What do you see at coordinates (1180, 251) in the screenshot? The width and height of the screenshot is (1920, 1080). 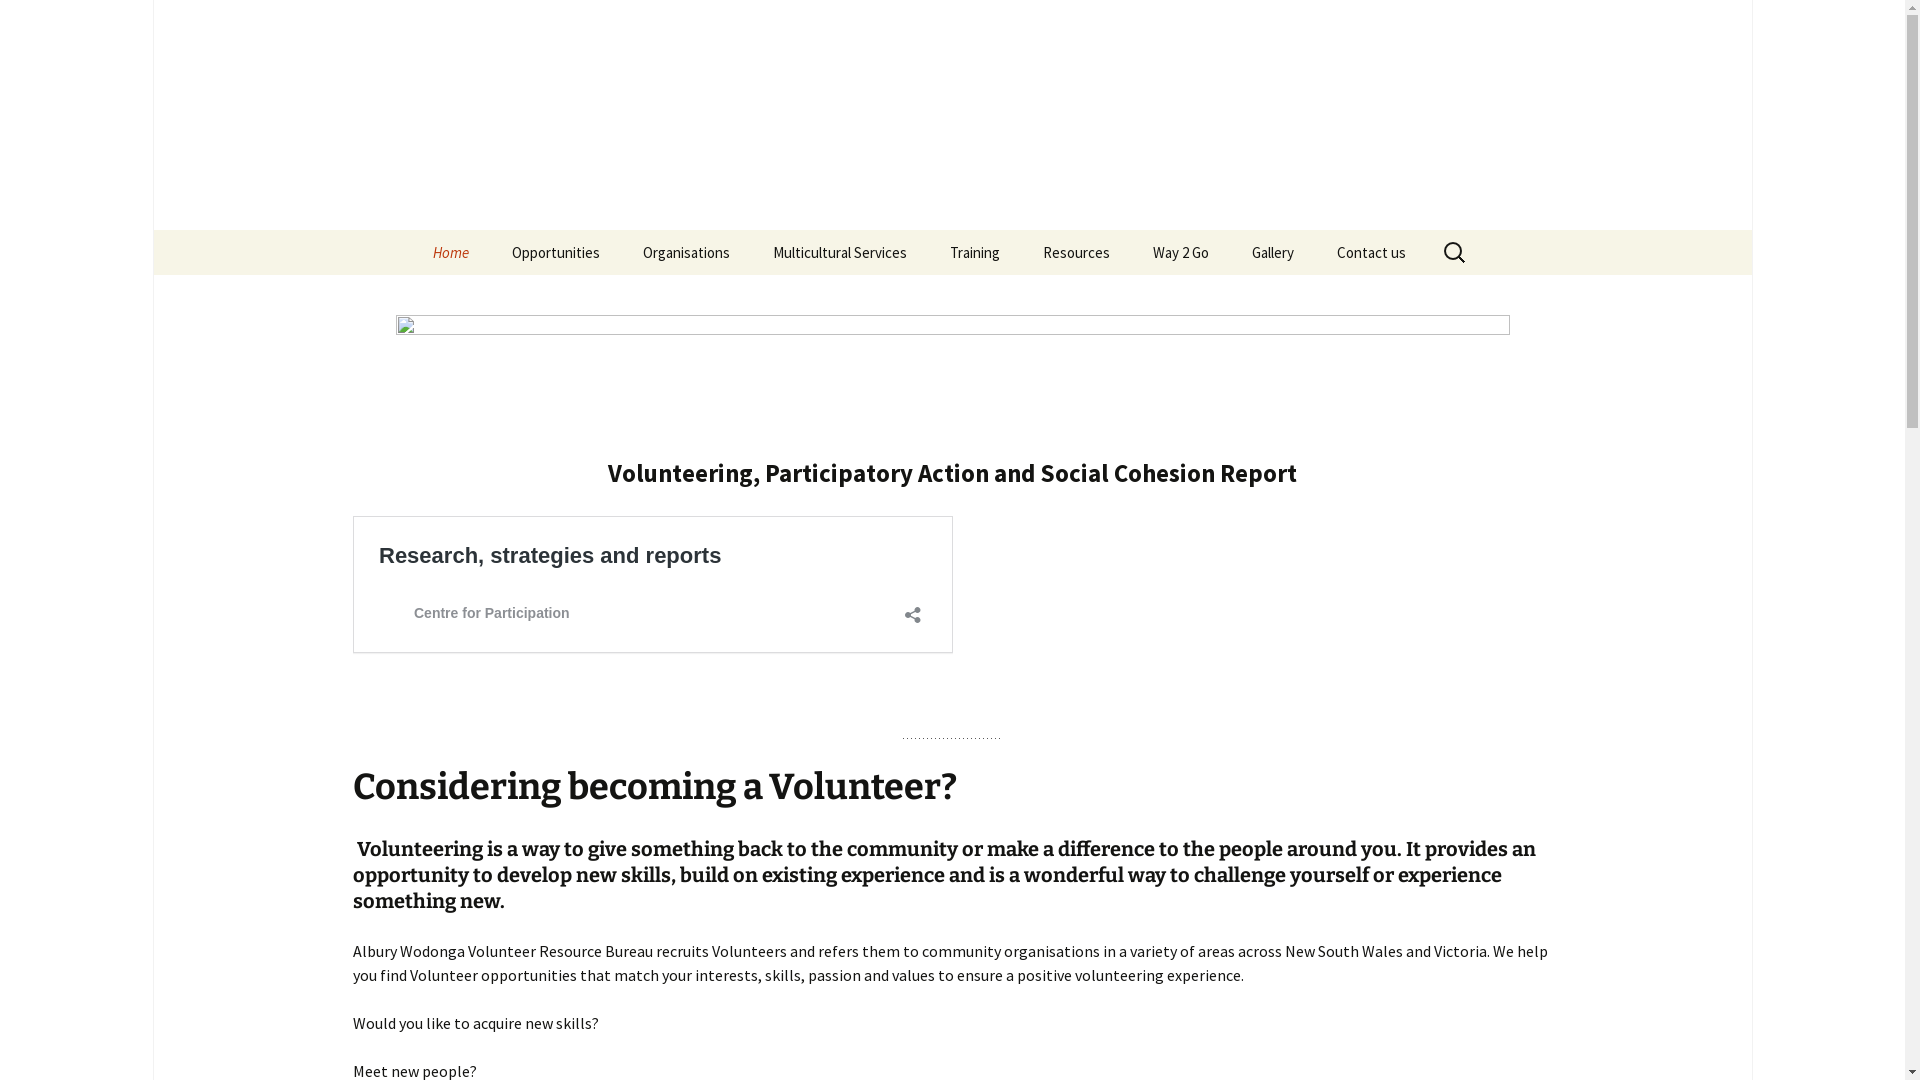 I see `'Way 2 Go'` at bounding box center [1180, 251].